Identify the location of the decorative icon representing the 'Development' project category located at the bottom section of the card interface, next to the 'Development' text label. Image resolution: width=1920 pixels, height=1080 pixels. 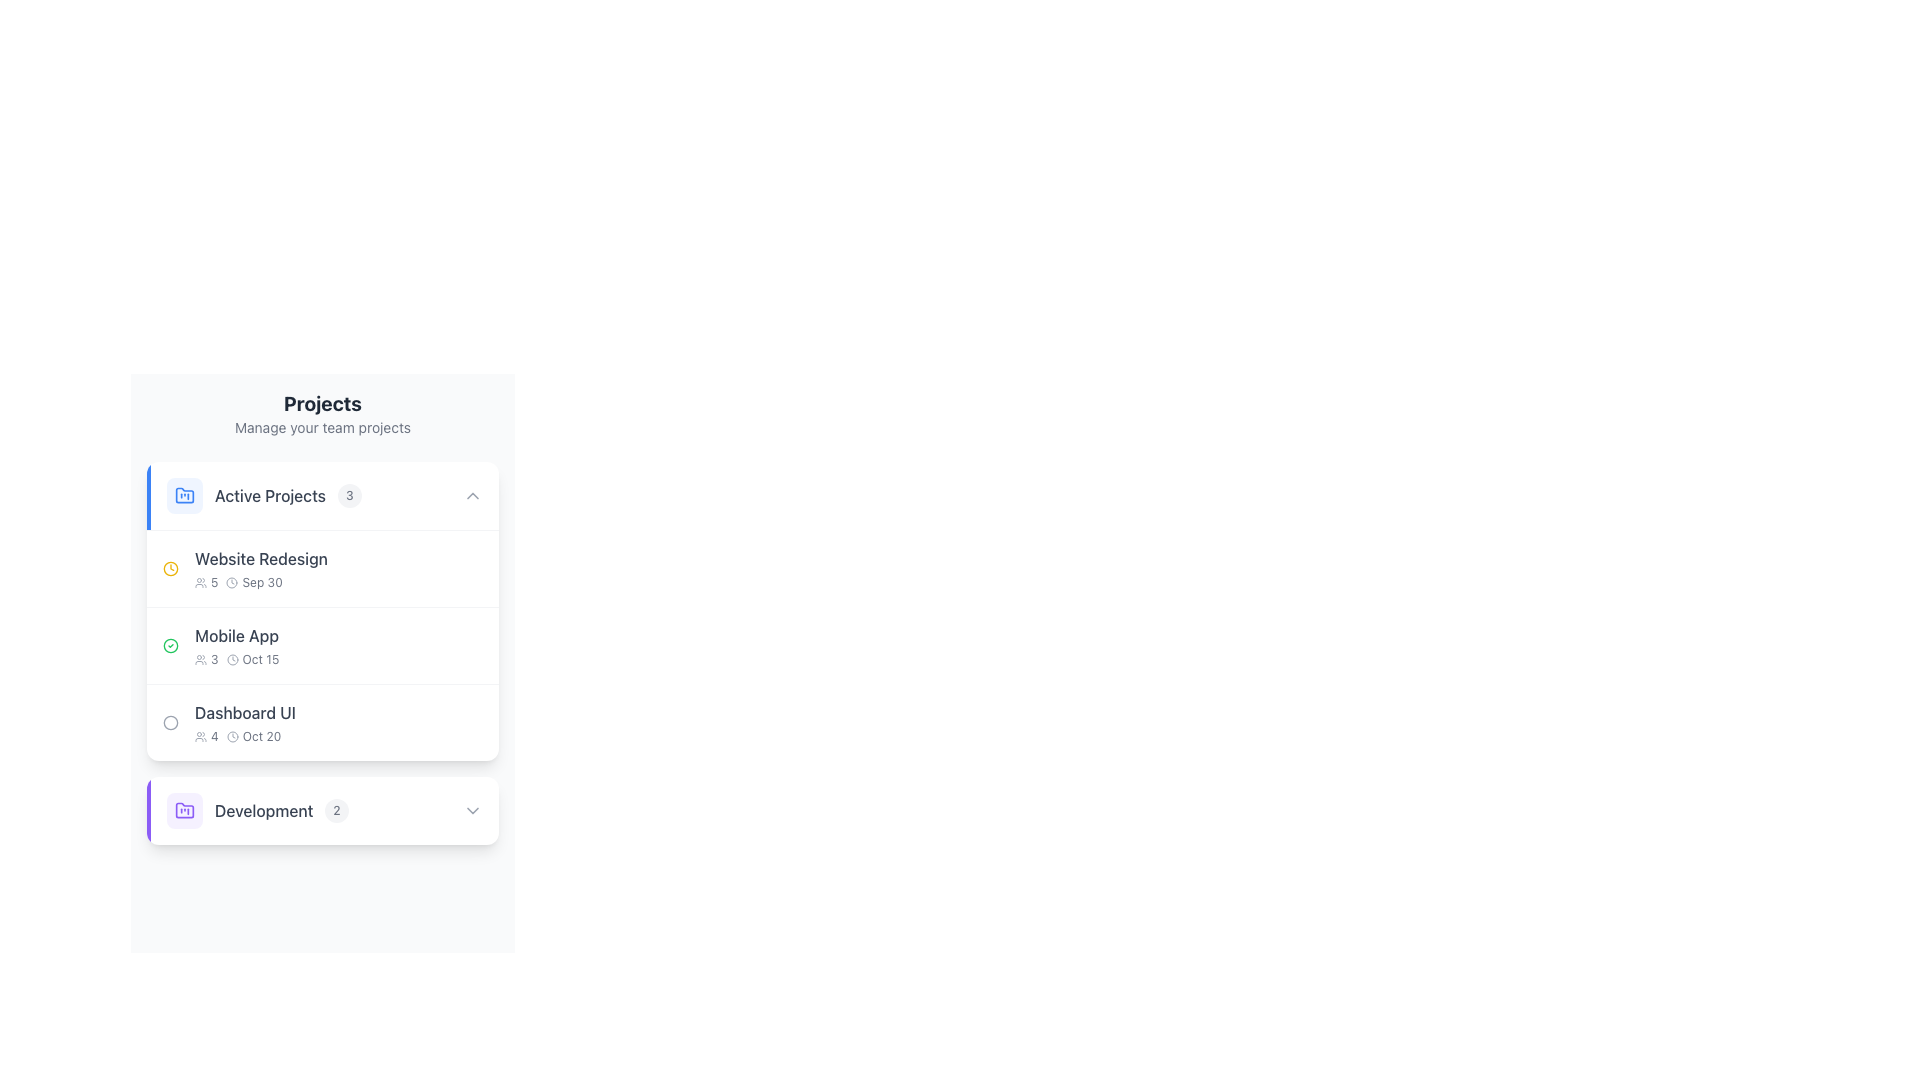
(185, 810).